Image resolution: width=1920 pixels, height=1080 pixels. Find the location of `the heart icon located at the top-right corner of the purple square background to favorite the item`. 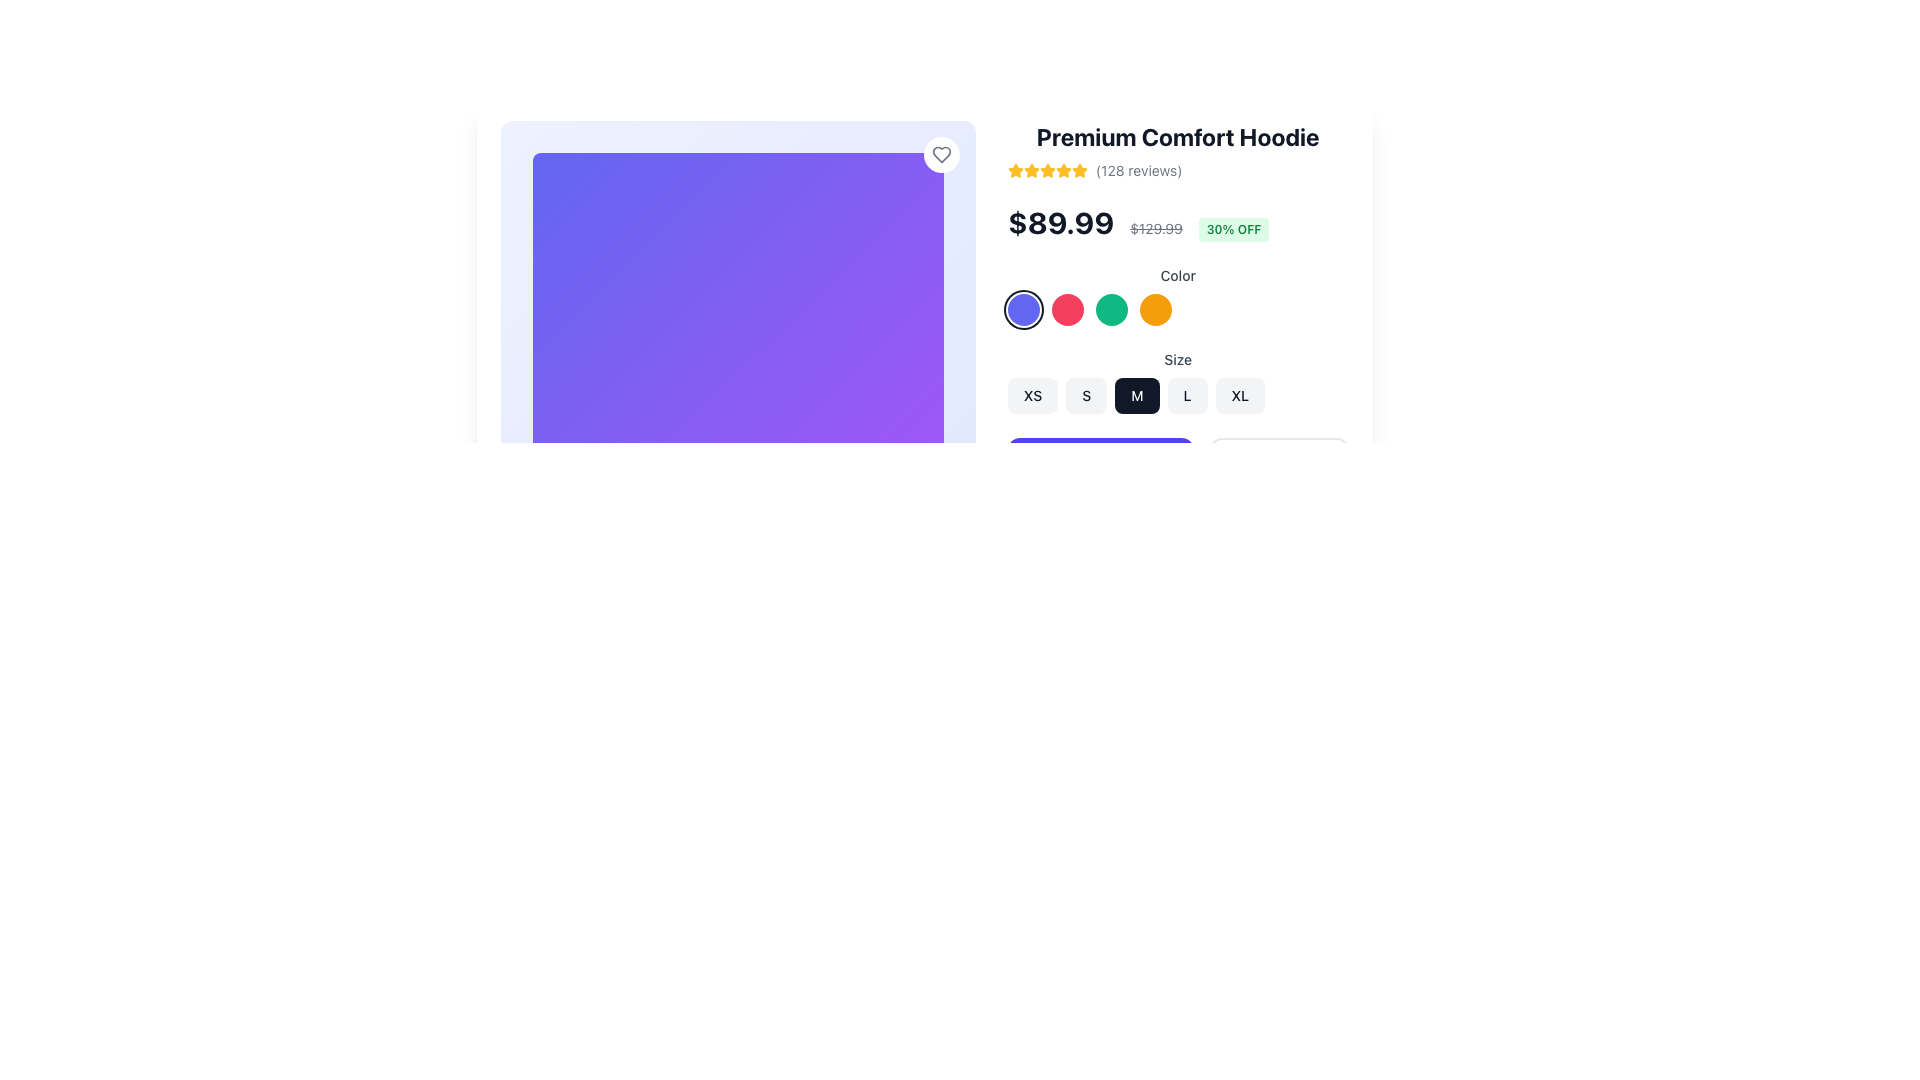

the heart icon located at the top-right corner of the purple square background to favorite the item is located at coordinates (940, 153).